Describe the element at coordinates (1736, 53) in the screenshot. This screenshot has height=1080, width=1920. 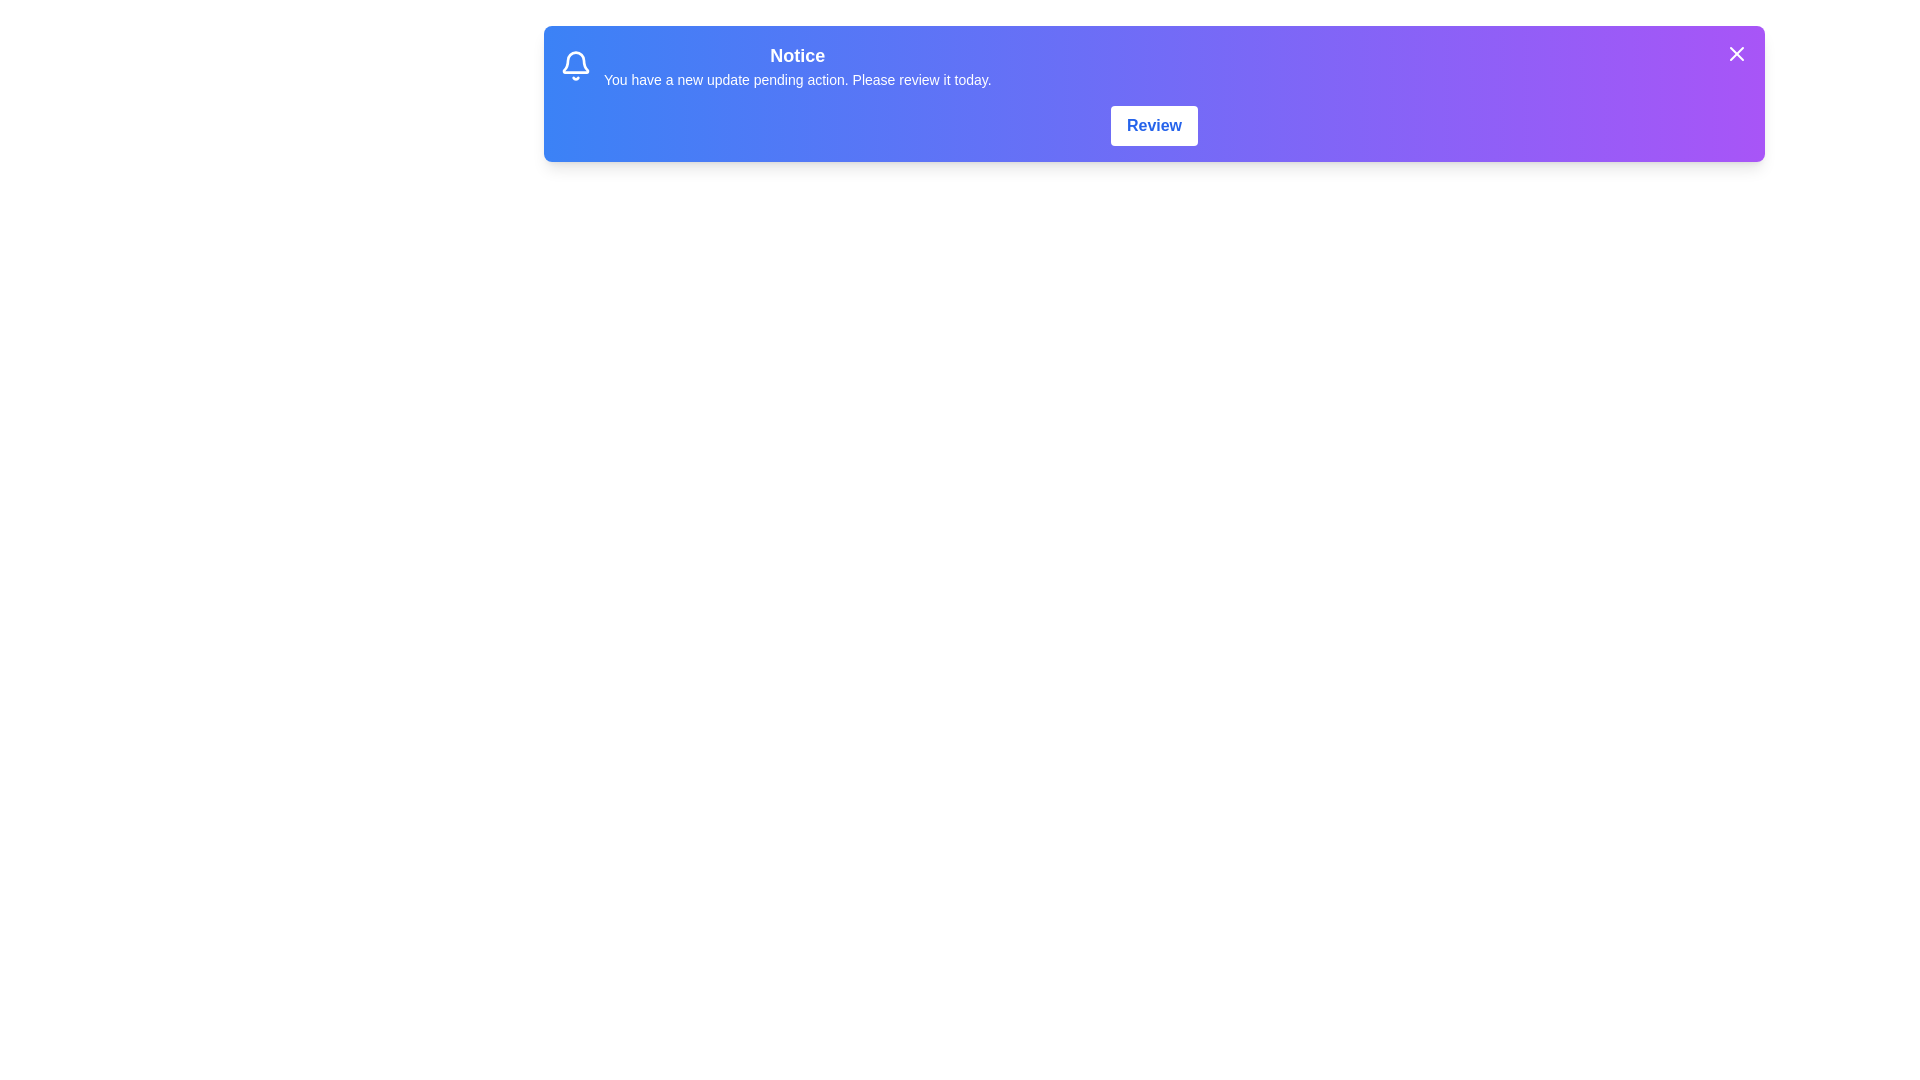
I see `the small white close button represented by an 'X' icon in the top-right corner of the purple notification banner` at that location.